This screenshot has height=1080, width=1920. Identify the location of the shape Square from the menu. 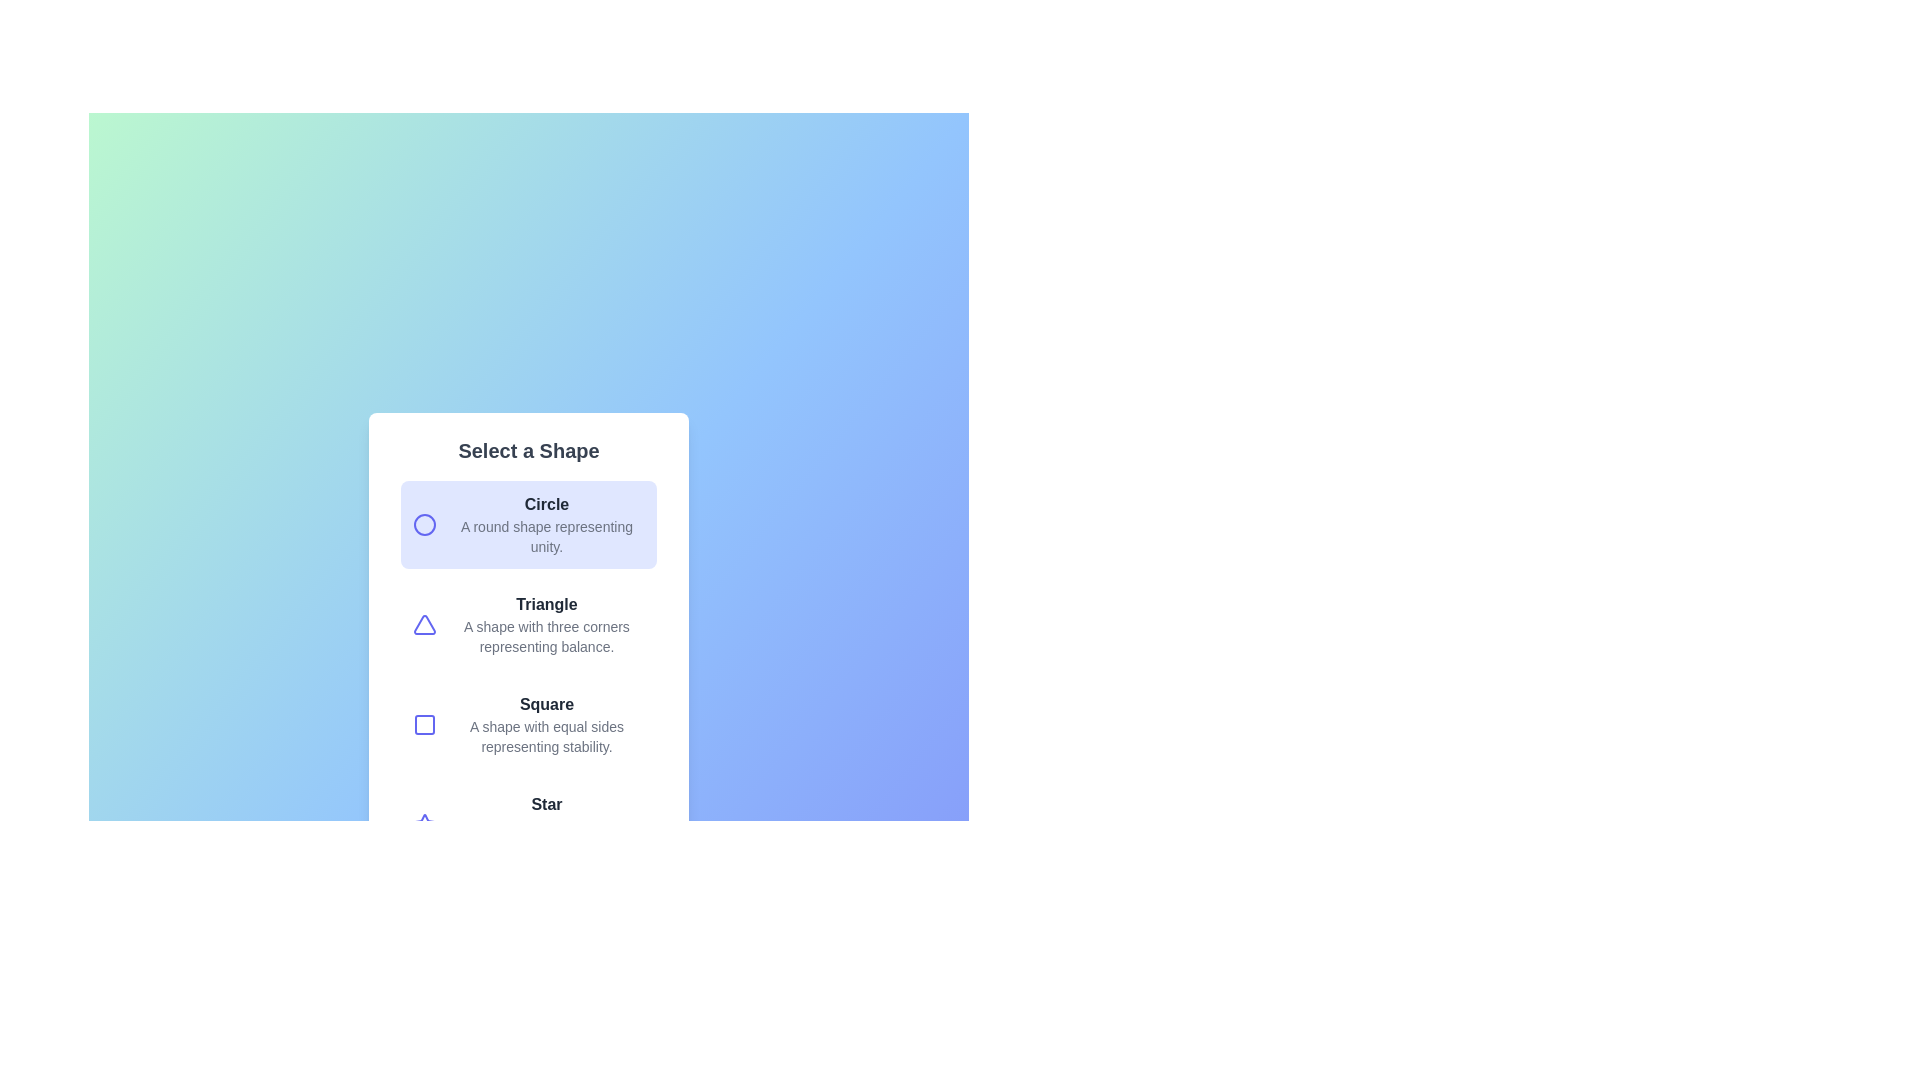
(528, 725).